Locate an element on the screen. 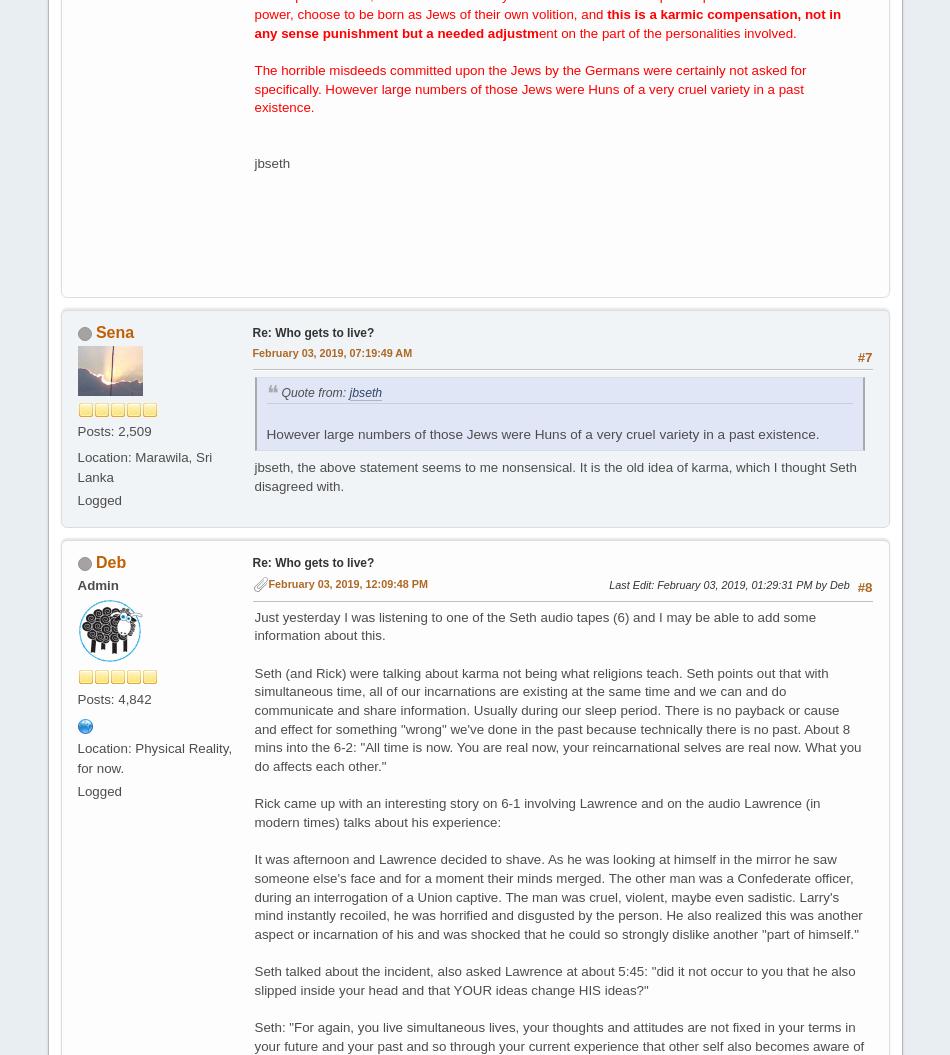 The image size is (950, 1055). 'It was afternoon and Lawrence decided to shave. As he was looking at himself in the mirror he saw someone else's face and for a moment their minds merged. The other man was a Confederate officer, during an interrogation of a Union captive. The man was cruel, violent, maybe even sadistic. Larry's mind instantly recoiled, he was horrified and disgusted by the person. He also realized this was another aspect or incarnation of his and was shocked that he could so strongly dislike another "part of himself."' is located at coordinates (558, 895).